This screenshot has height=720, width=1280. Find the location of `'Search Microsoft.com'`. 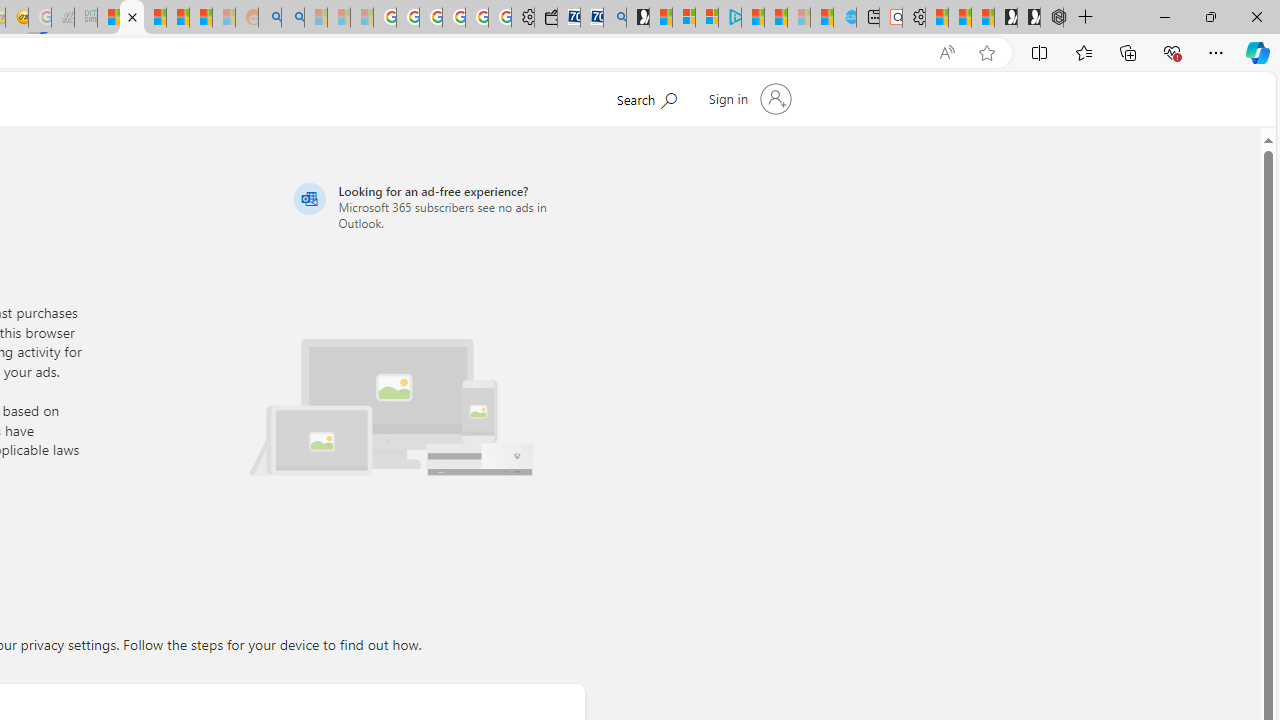

'Search Microsoft.com' is located at coordinates (684, 97).